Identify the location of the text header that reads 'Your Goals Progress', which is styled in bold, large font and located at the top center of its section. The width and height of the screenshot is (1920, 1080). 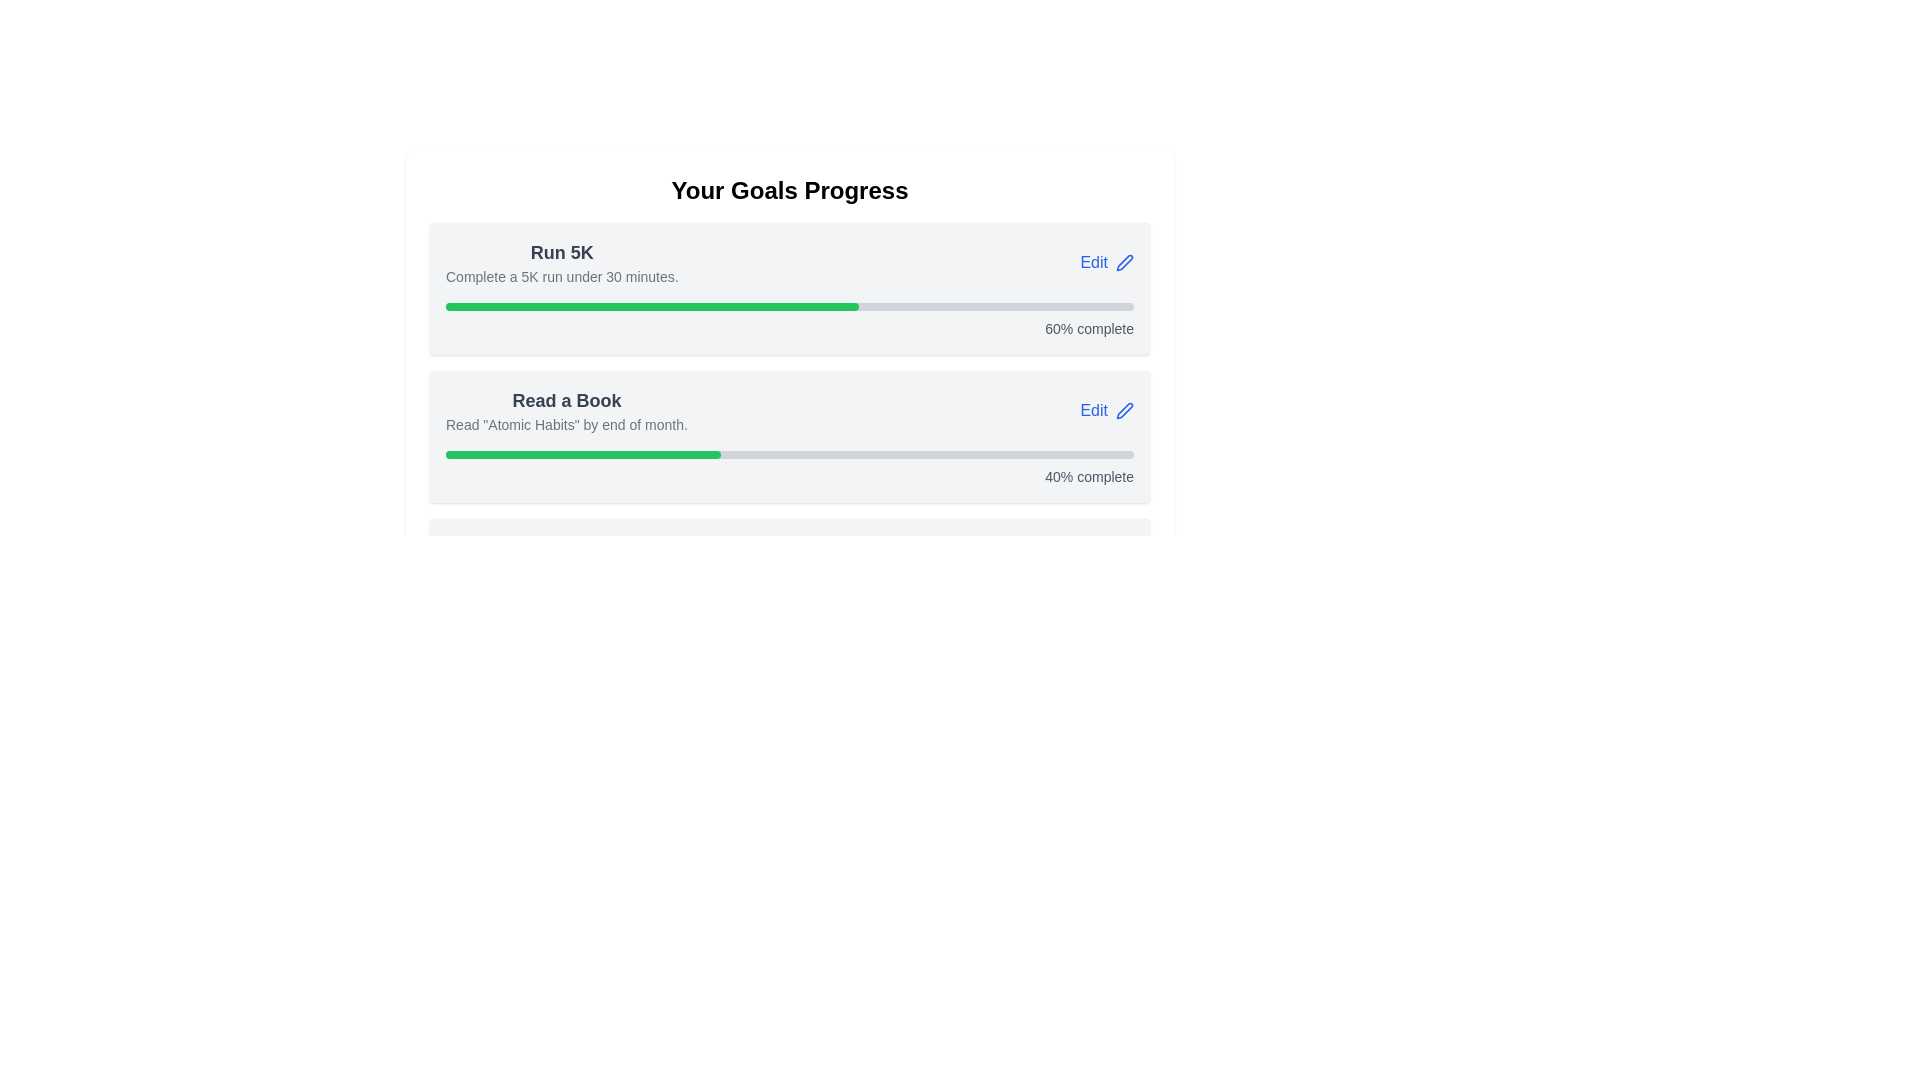
(789, 191).